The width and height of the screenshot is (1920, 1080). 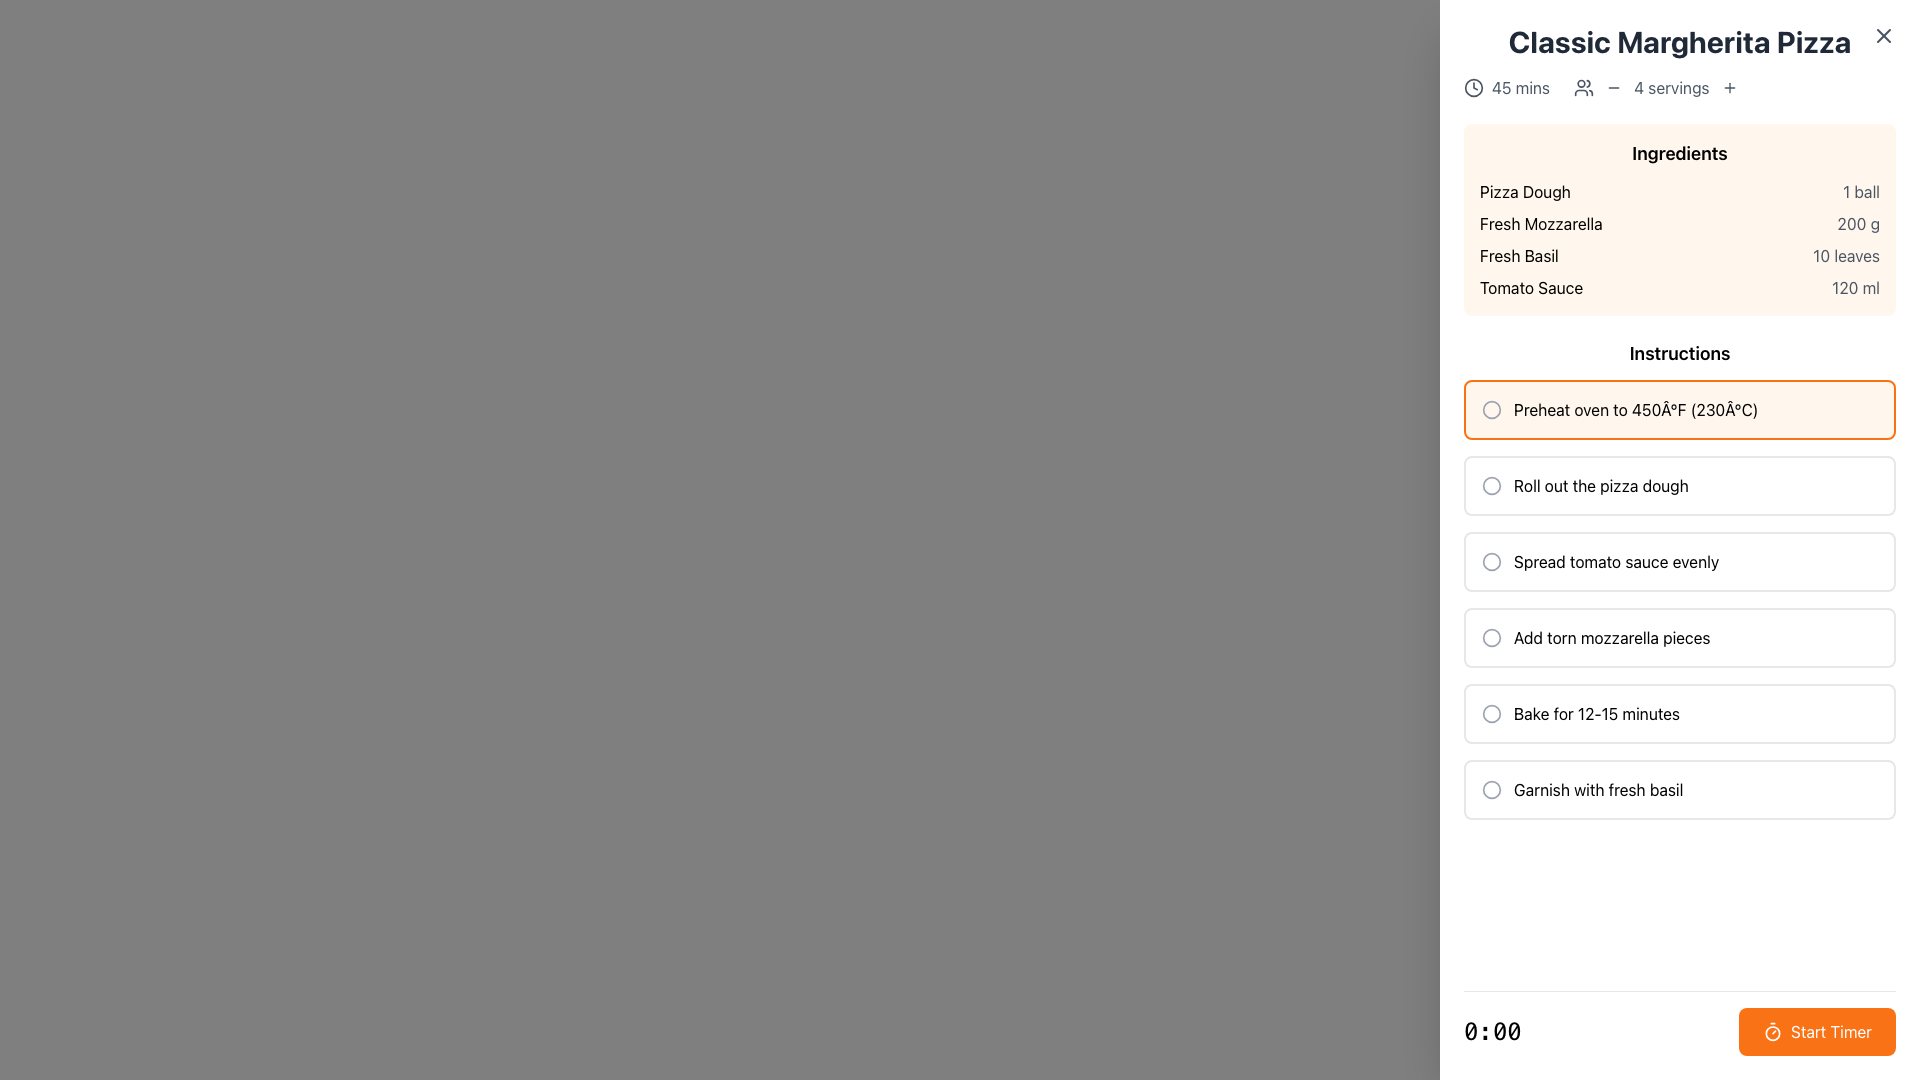 I want to click on the Text label displaying ingredient information in the 'Ingredients' section of the recipe interface, which is the third item in the list, positioned below 'Fresh Mozzarella' and above 'Tomato Sauce', so click(x=1519, y=254).